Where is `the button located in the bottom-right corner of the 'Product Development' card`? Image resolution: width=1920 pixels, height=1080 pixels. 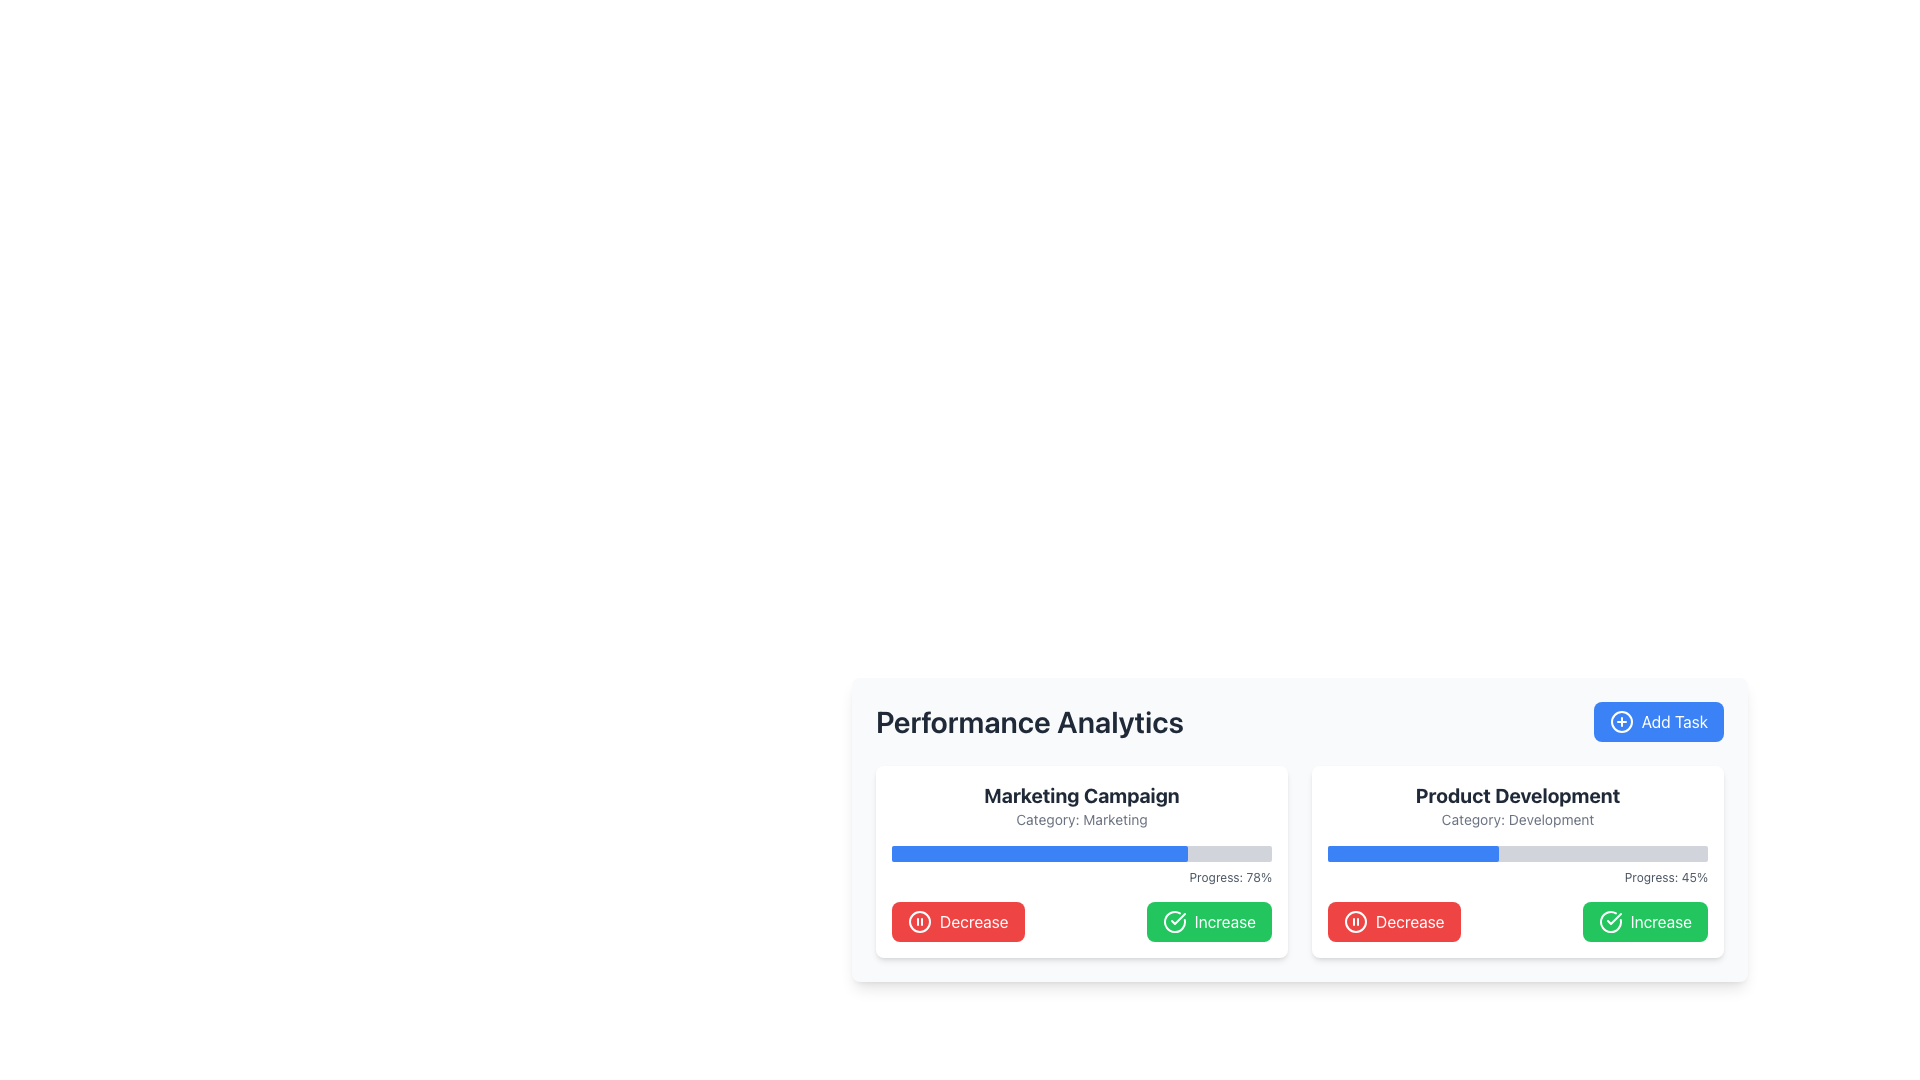 the button located in the bottom-right corner of the 'Product Development' card is located at coordinates (1645, 921).